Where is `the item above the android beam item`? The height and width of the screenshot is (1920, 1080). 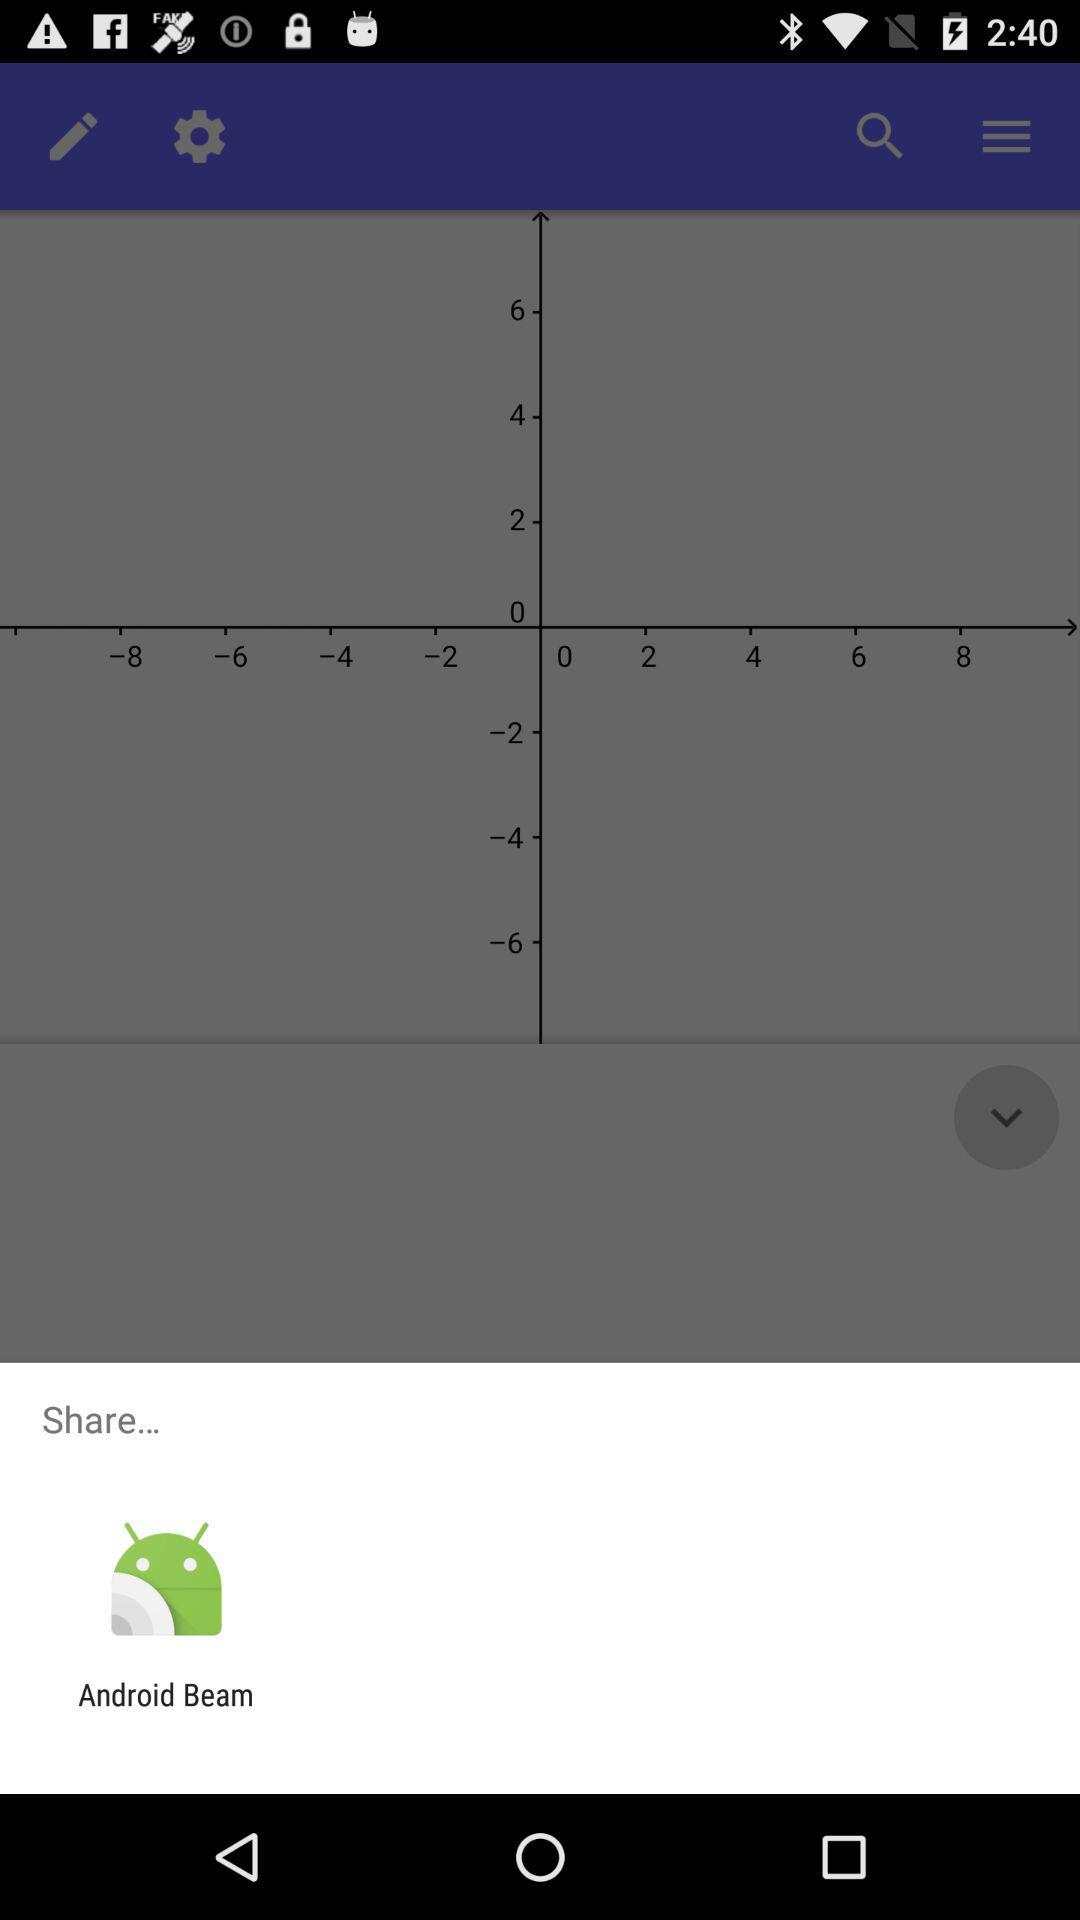 the item above the android beam item is located at coordinates (165, 1579).